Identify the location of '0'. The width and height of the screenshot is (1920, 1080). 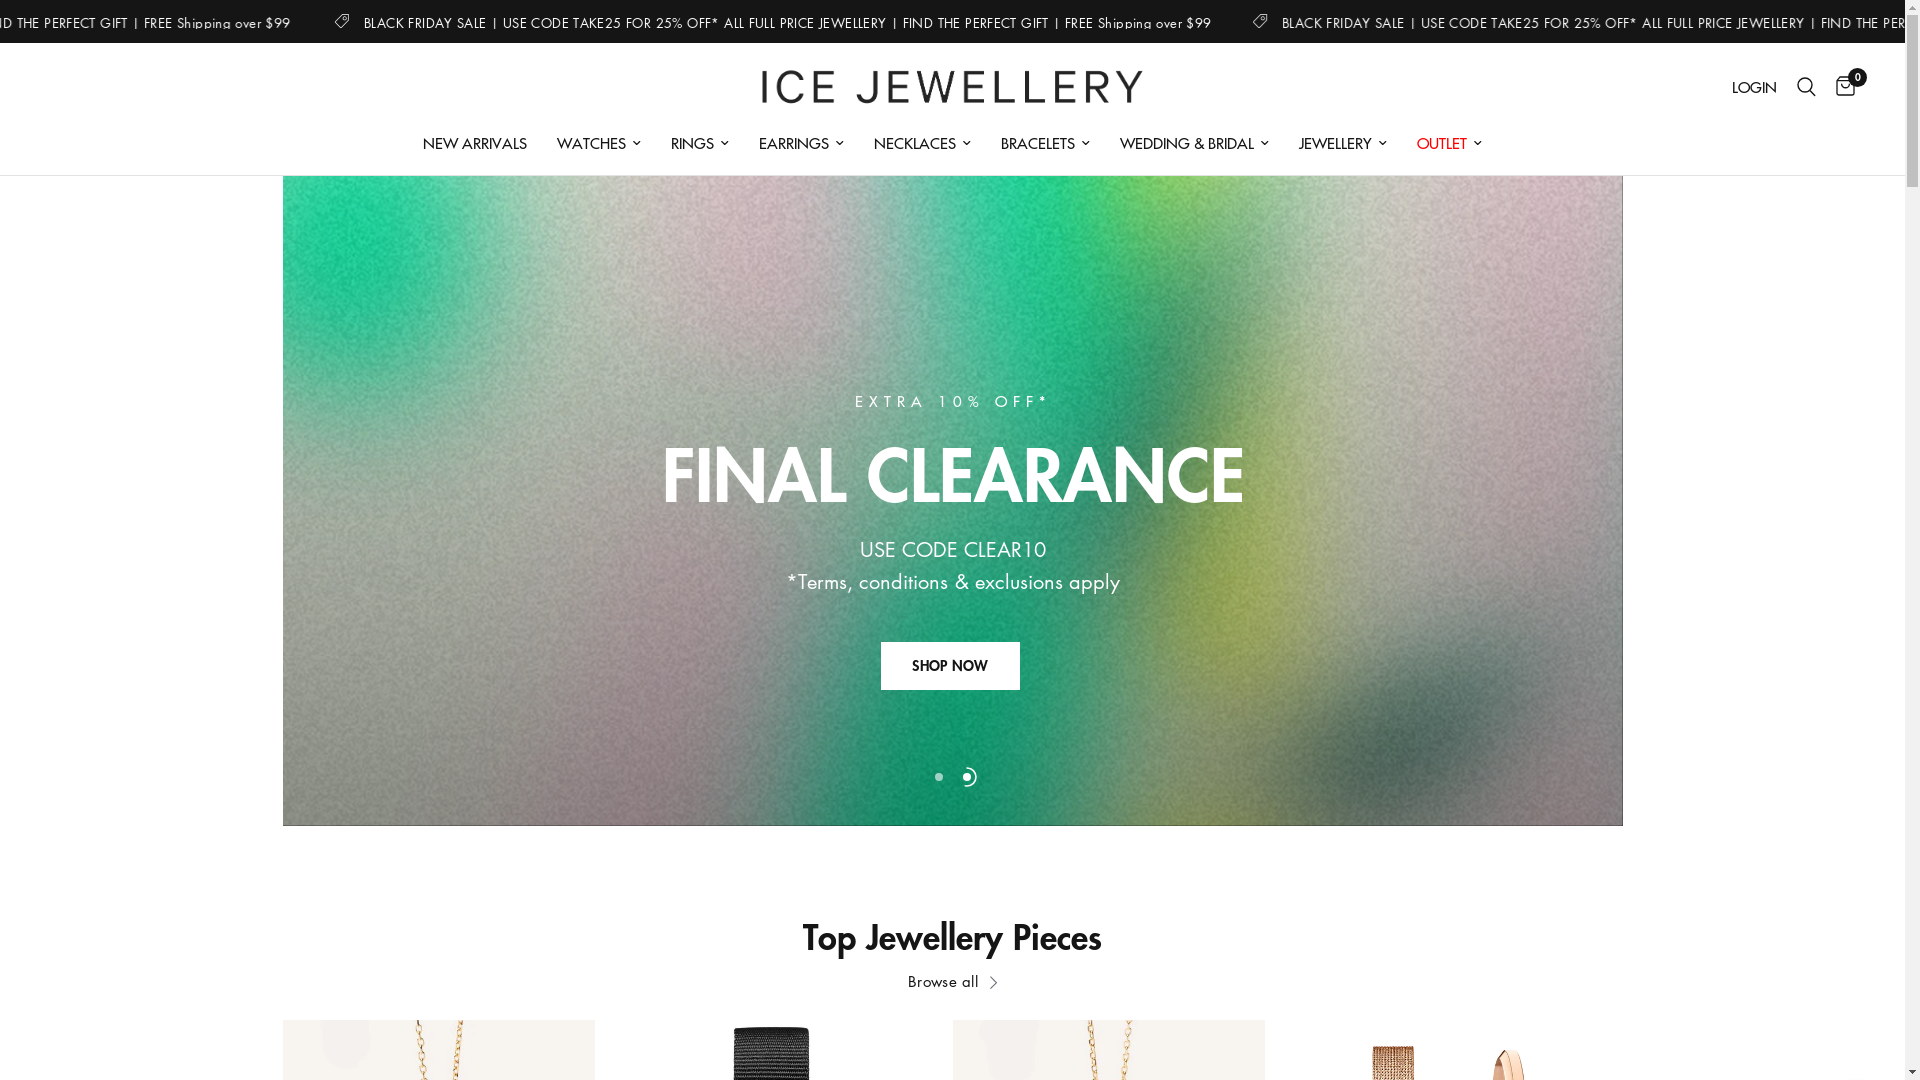
(1825, 86).